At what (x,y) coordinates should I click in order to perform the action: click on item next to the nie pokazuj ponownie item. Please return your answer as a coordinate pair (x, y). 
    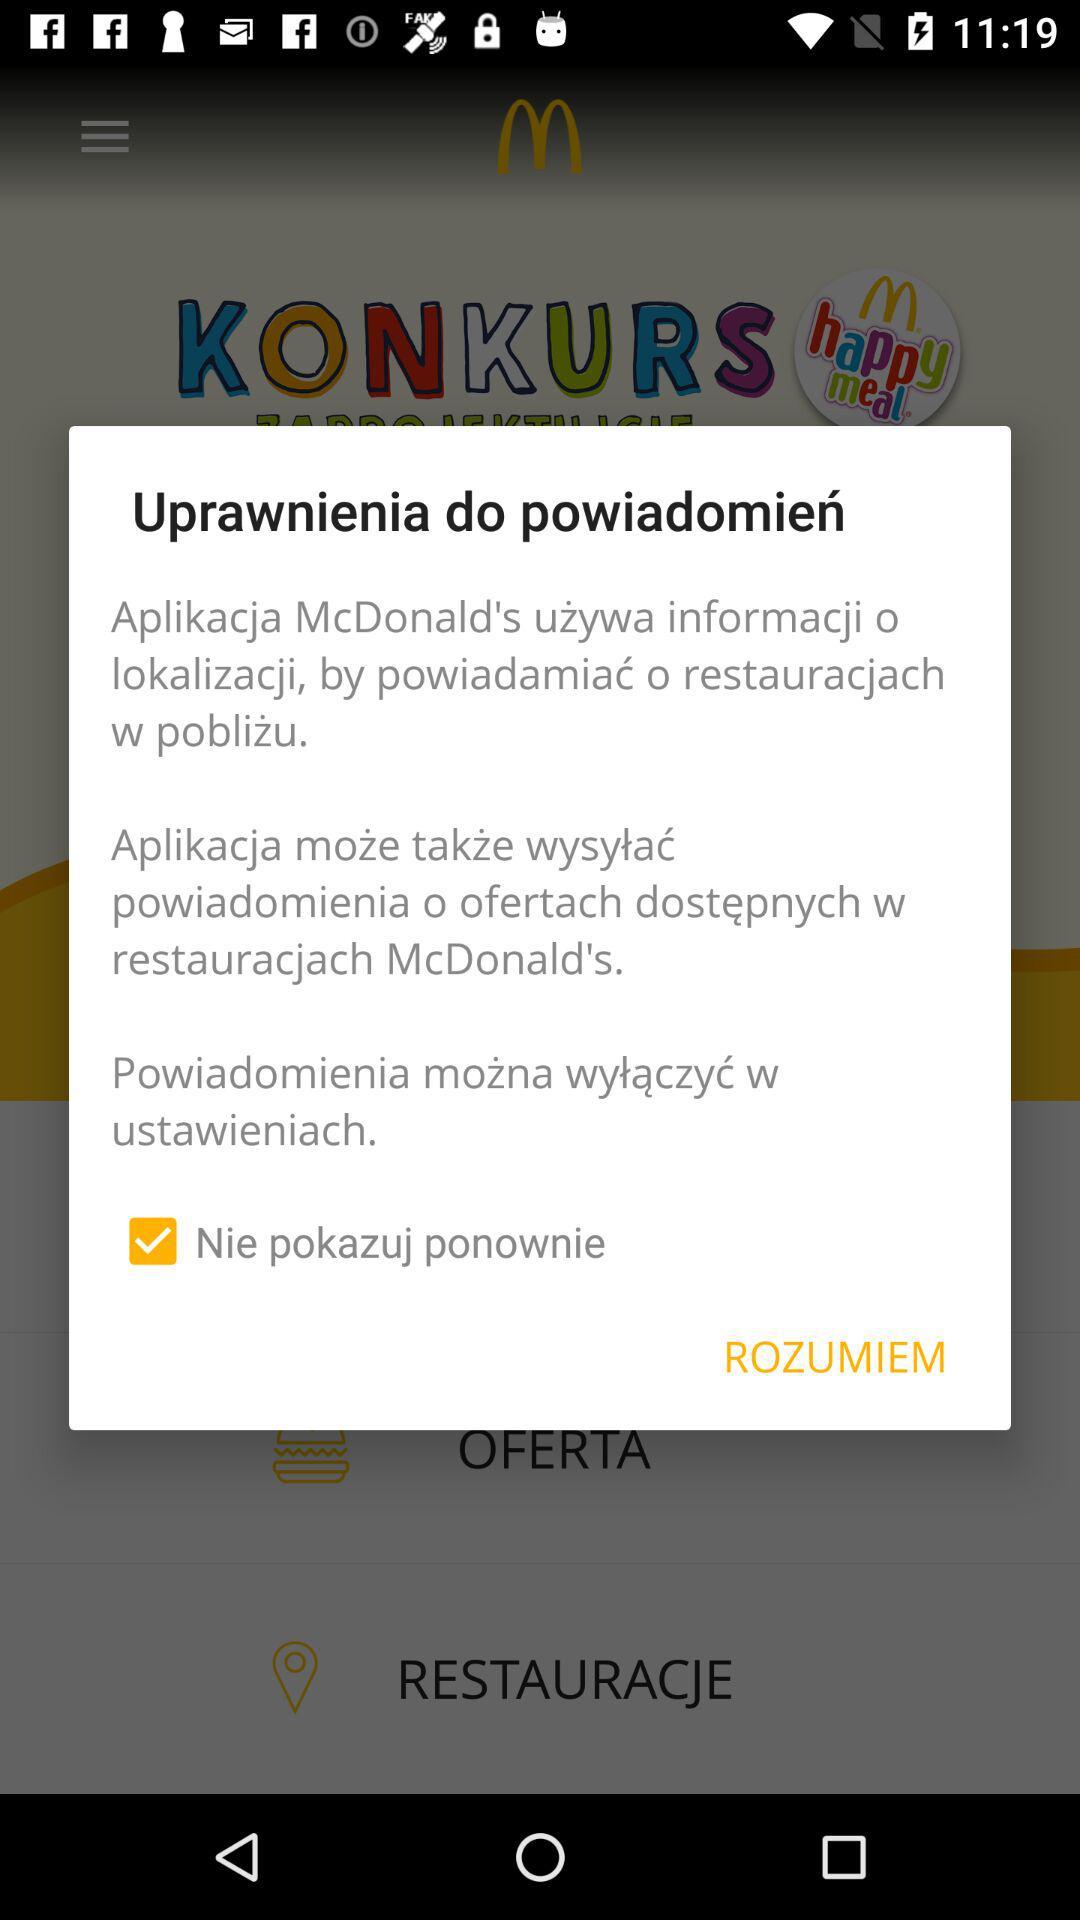
    Looking at the image, I should click on (835, 1356).